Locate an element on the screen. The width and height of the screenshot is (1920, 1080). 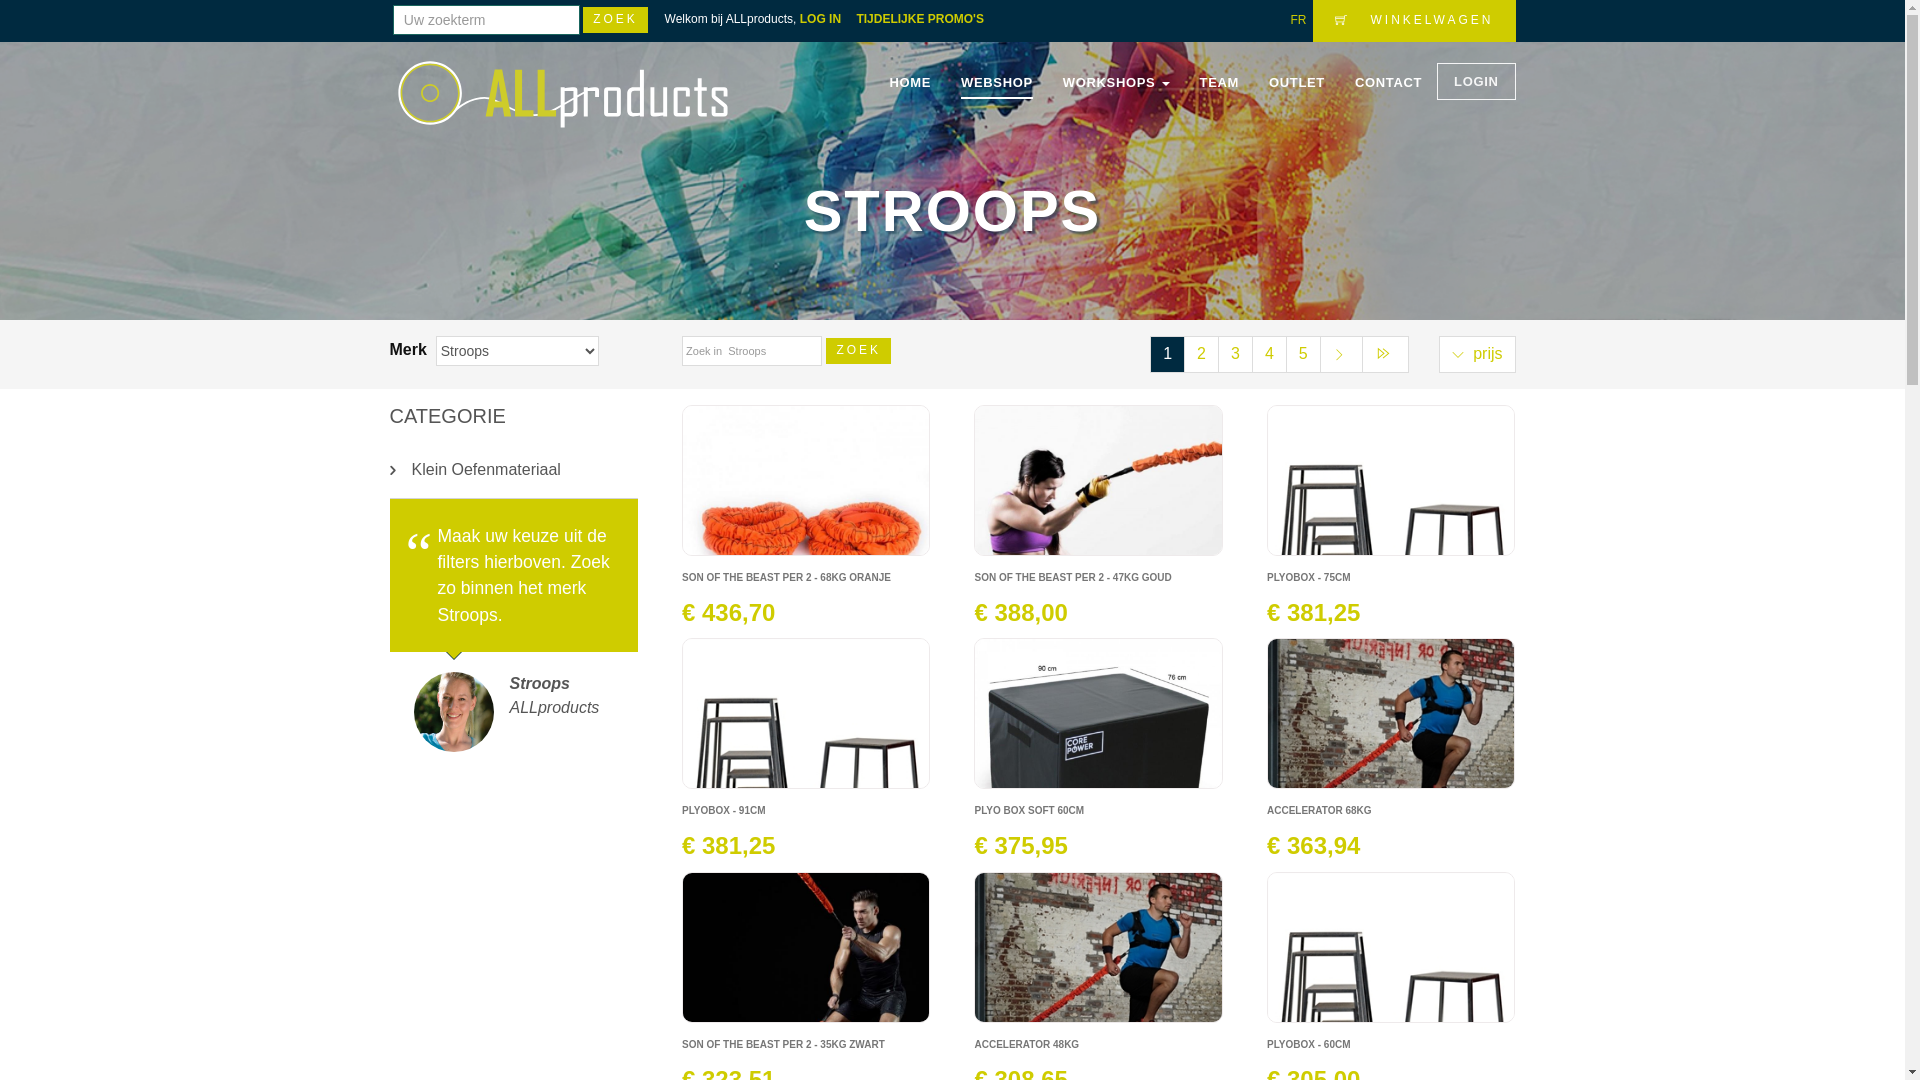
'Zoek' is located at coordinates (614, 19).